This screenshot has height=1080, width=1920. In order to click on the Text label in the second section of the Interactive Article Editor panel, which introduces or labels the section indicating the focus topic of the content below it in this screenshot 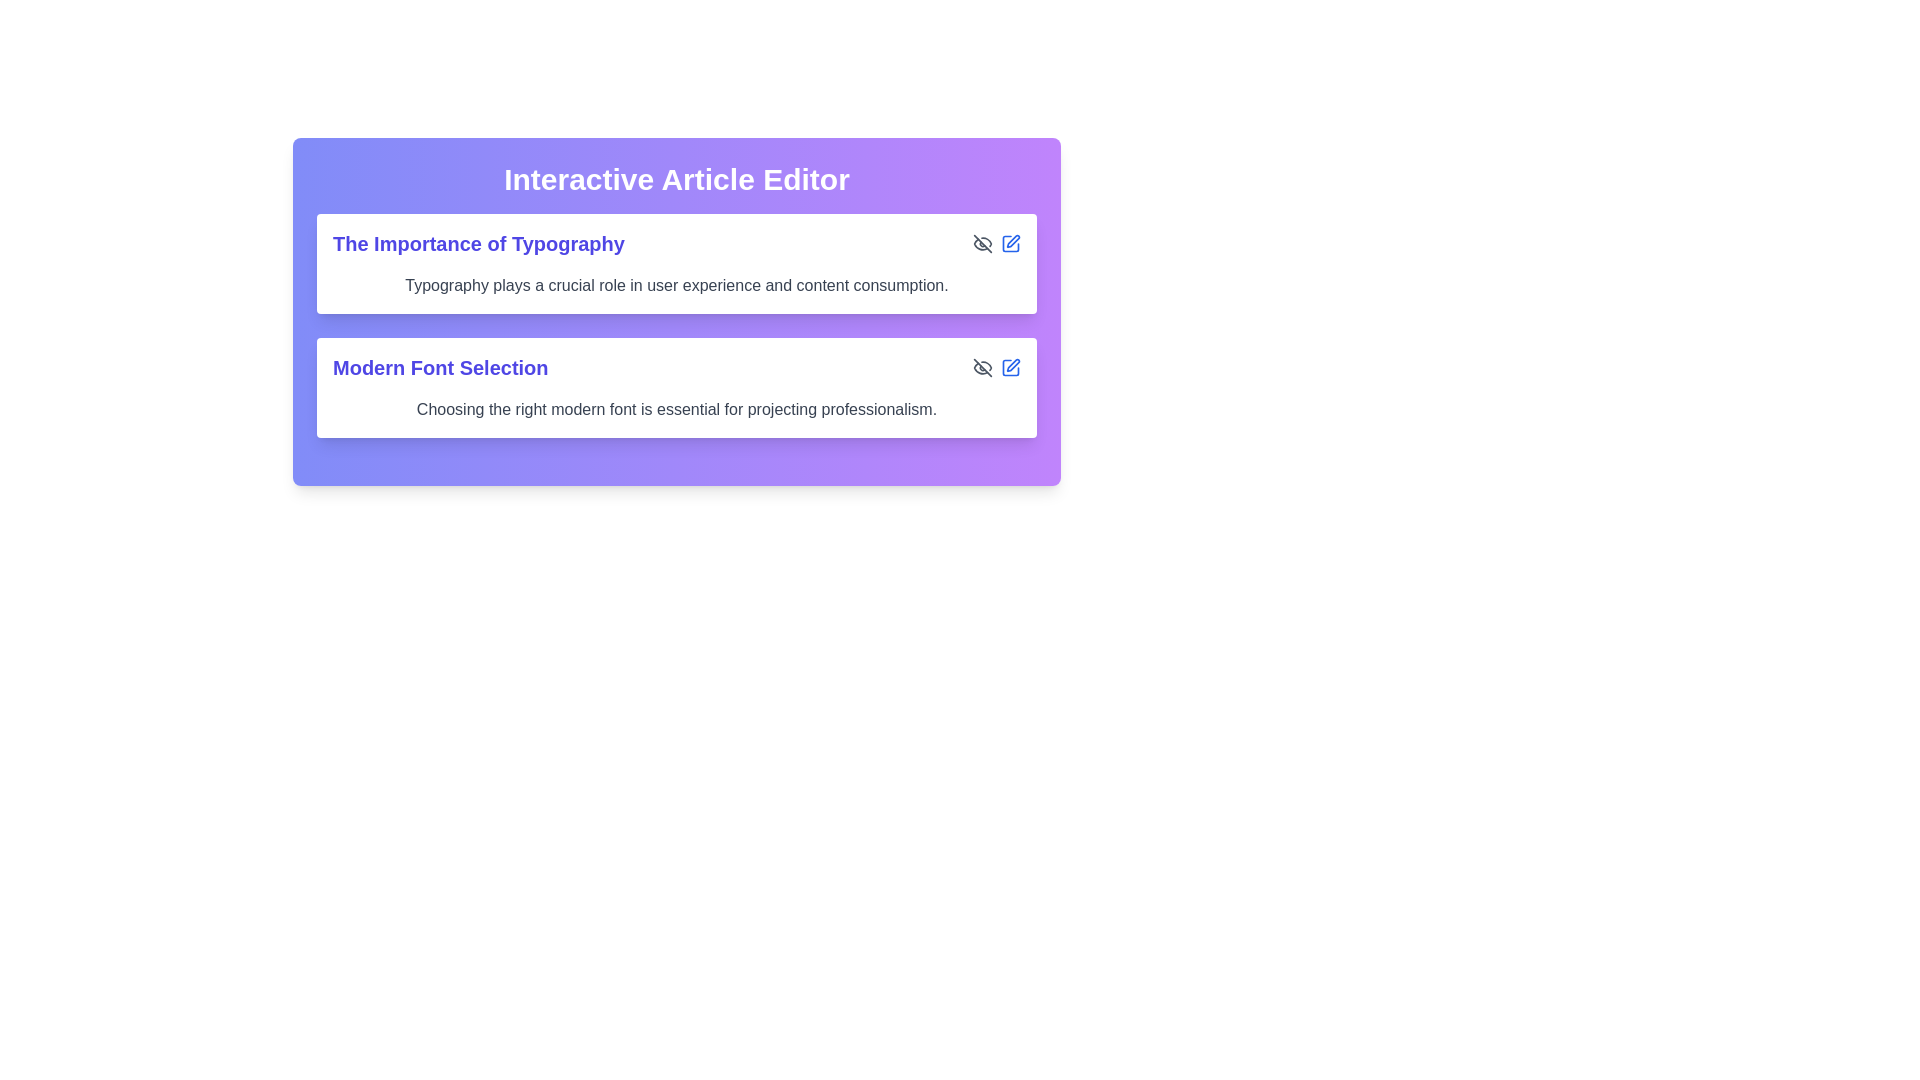, I will do `click(439, 367)`.